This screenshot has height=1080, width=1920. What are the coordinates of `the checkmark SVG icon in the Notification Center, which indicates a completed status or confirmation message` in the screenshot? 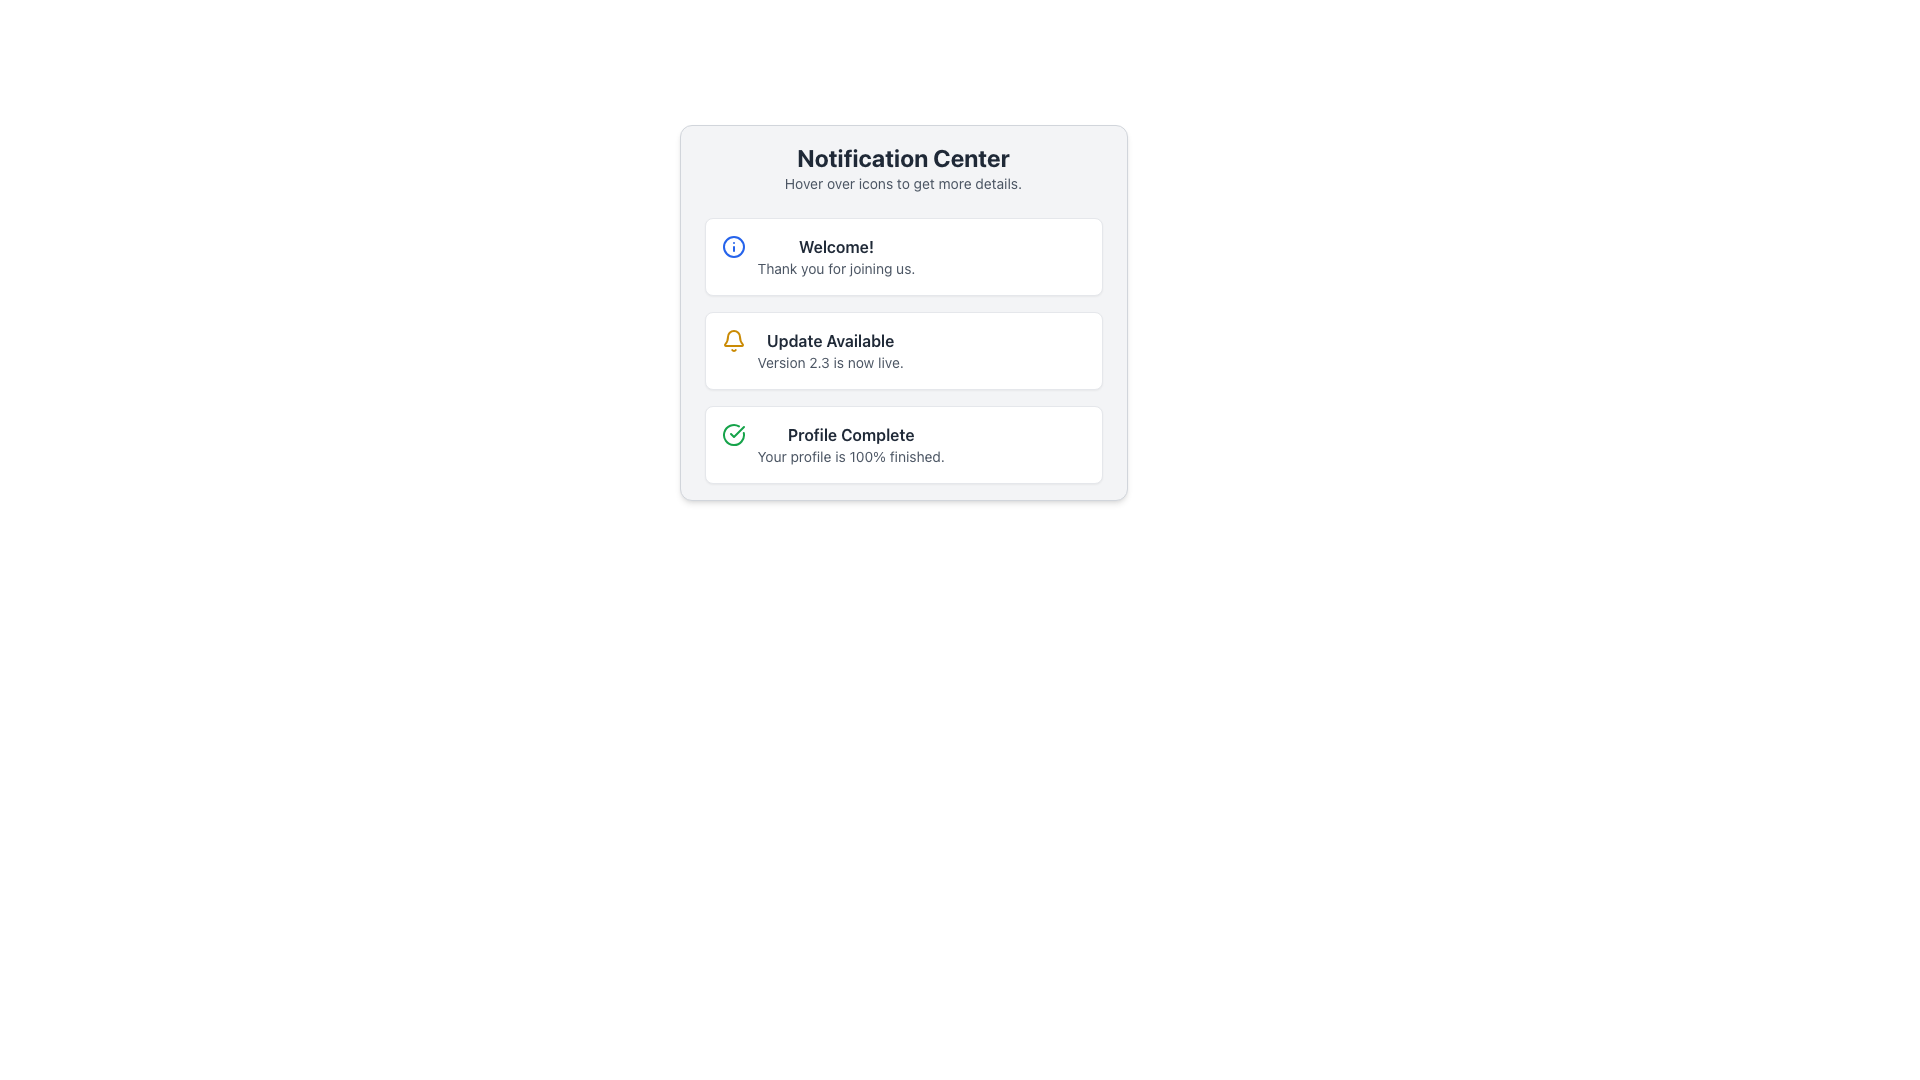 It's located at (736, 431).